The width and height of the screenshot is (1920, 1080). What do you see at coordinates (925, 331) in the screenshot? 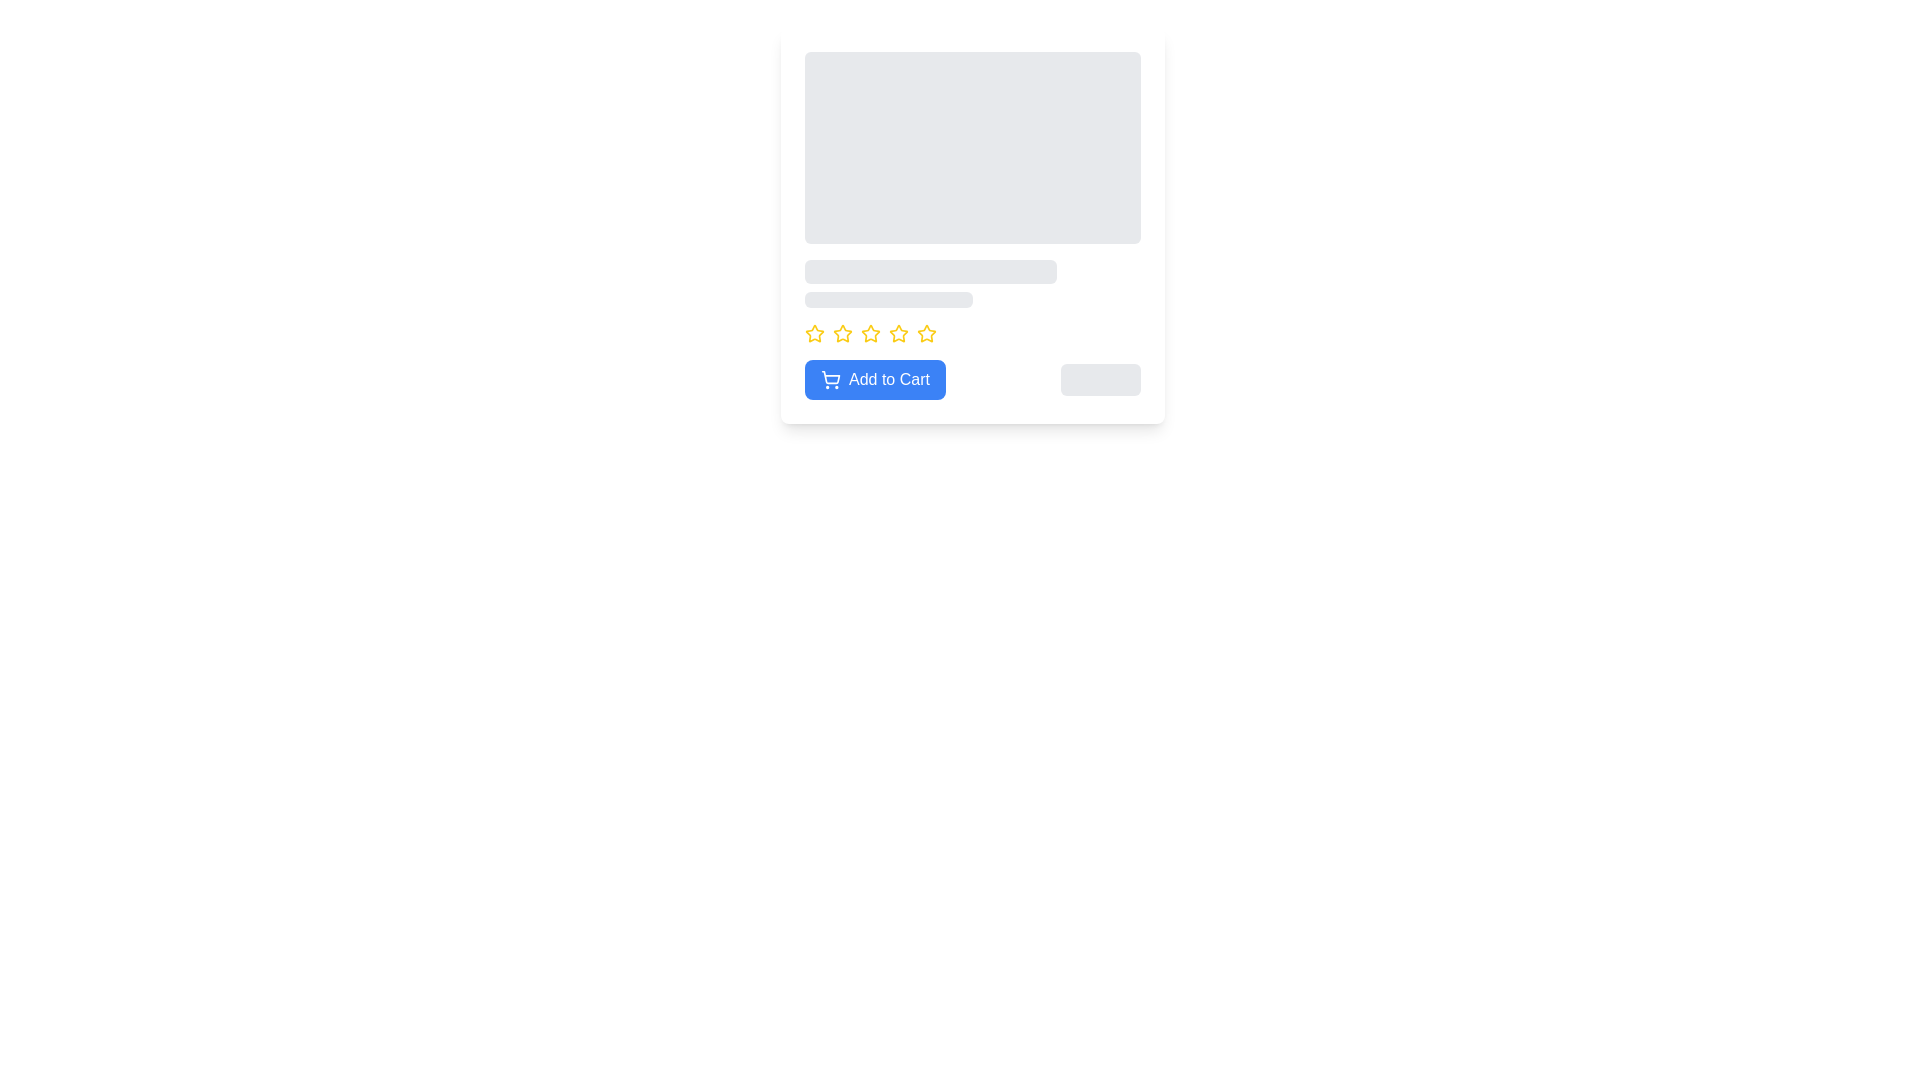
I see `the fifth rating star icon, which is styled with a yellow border and no fill` at bounding box center [925, 331].